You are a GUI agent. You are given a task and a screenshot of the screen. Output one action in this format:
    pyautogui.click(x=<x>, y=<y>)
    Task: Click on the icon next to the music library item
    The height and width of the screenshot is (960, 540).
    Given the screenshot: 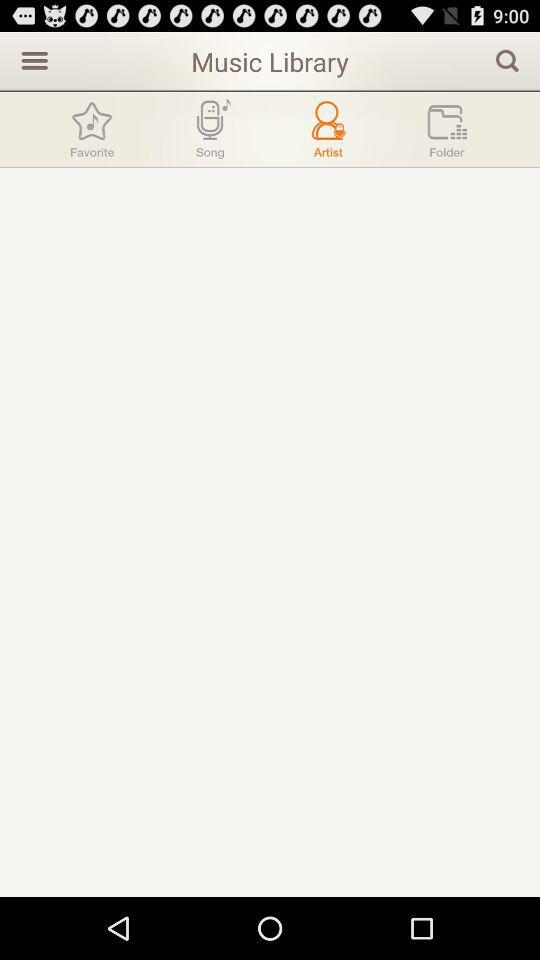 What is the action you would take?
    pyautogui.click(x=507, y=59)
    